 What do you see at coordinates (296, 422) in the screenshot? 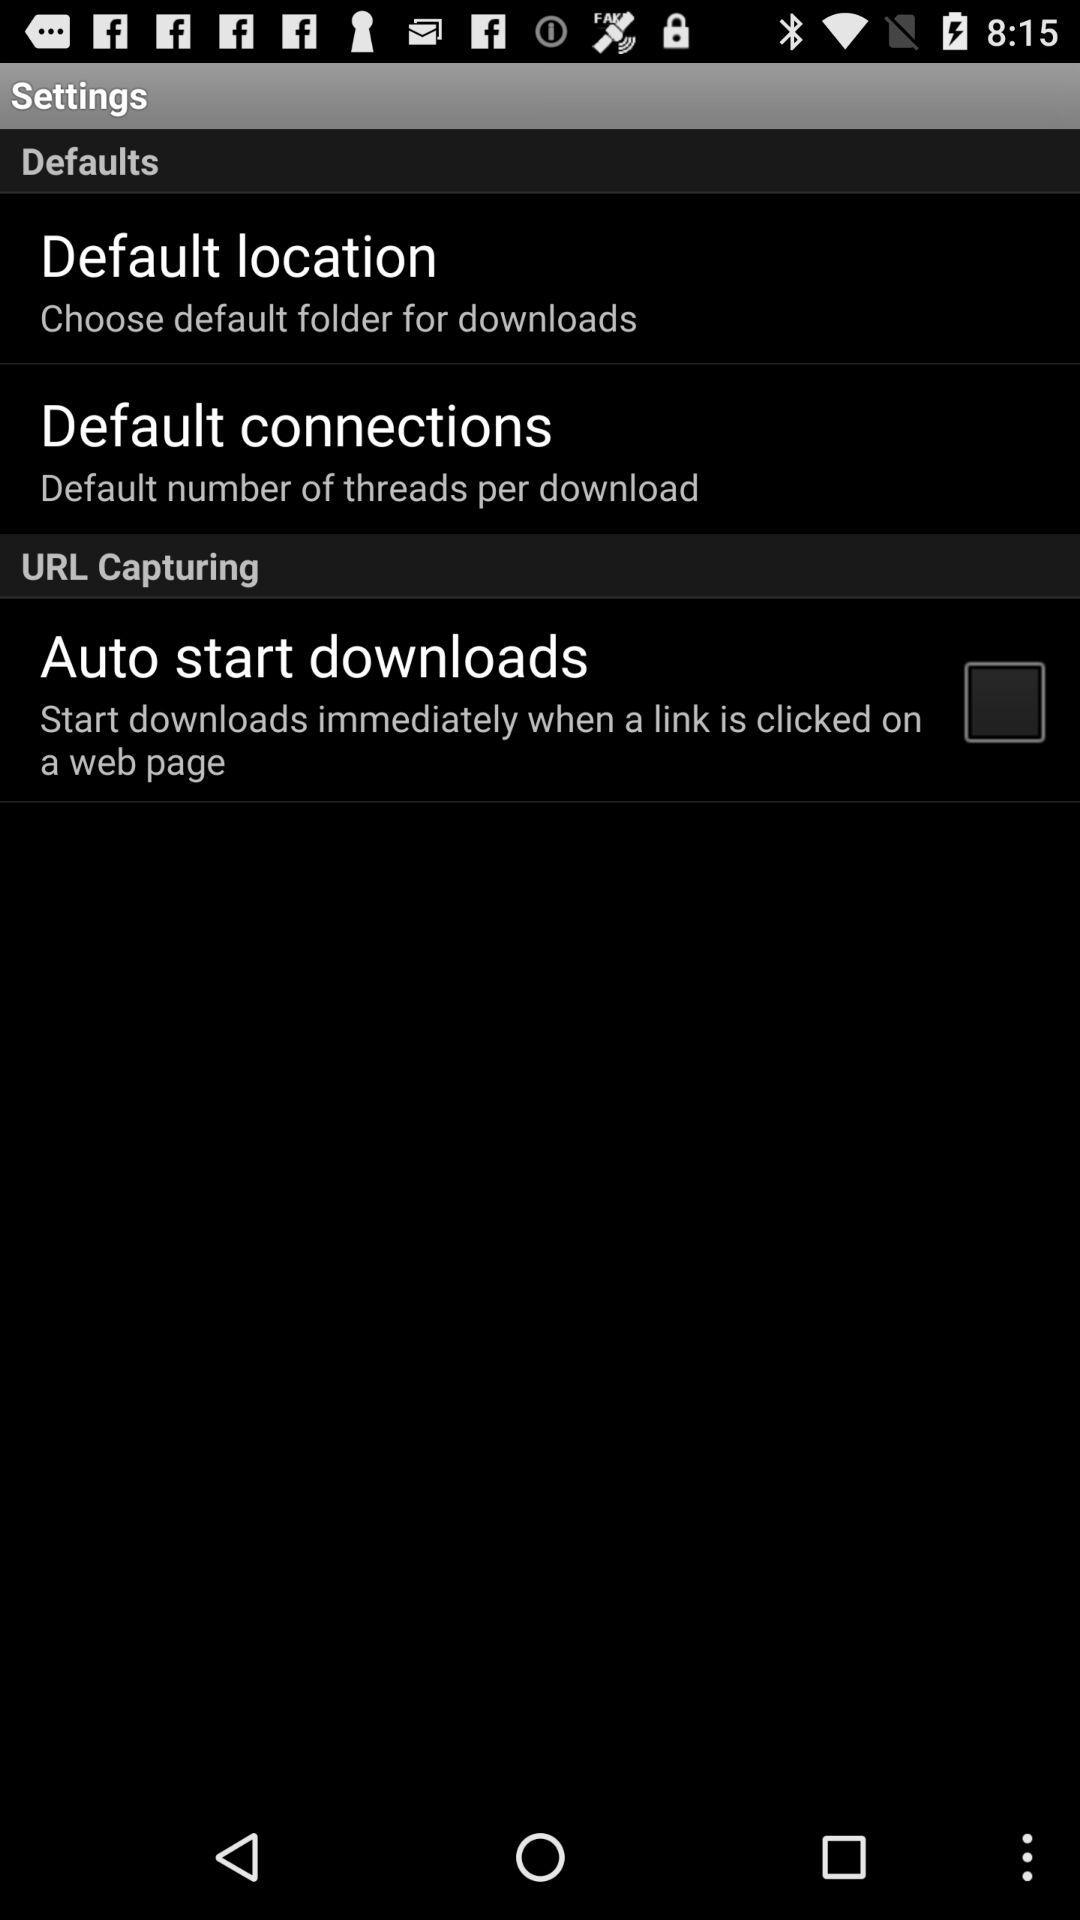
I see `app above default number of` at bounding box center [296, 422].